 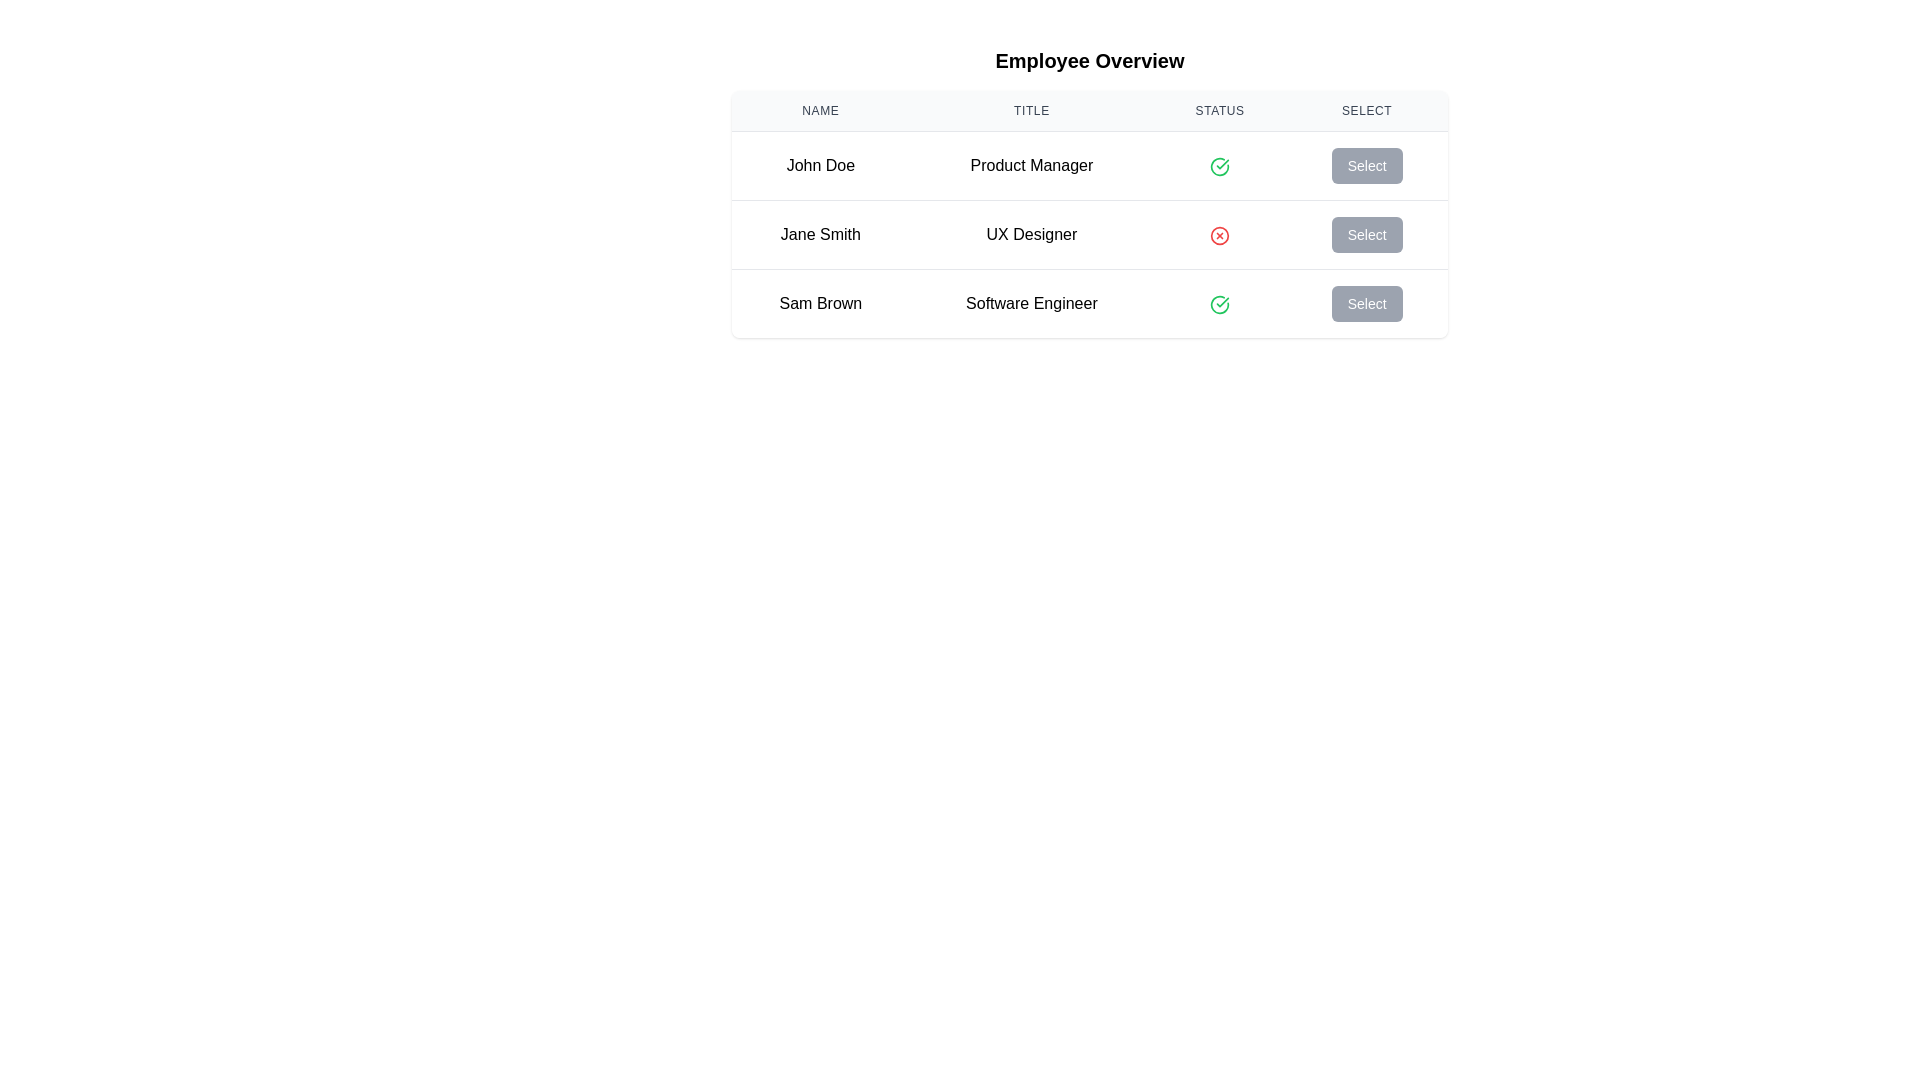 I want to click on the 'STATUS' header label of the table, which is the third label from the left, centrally aligned above its corresponding column, so click(x=1219, y=111).